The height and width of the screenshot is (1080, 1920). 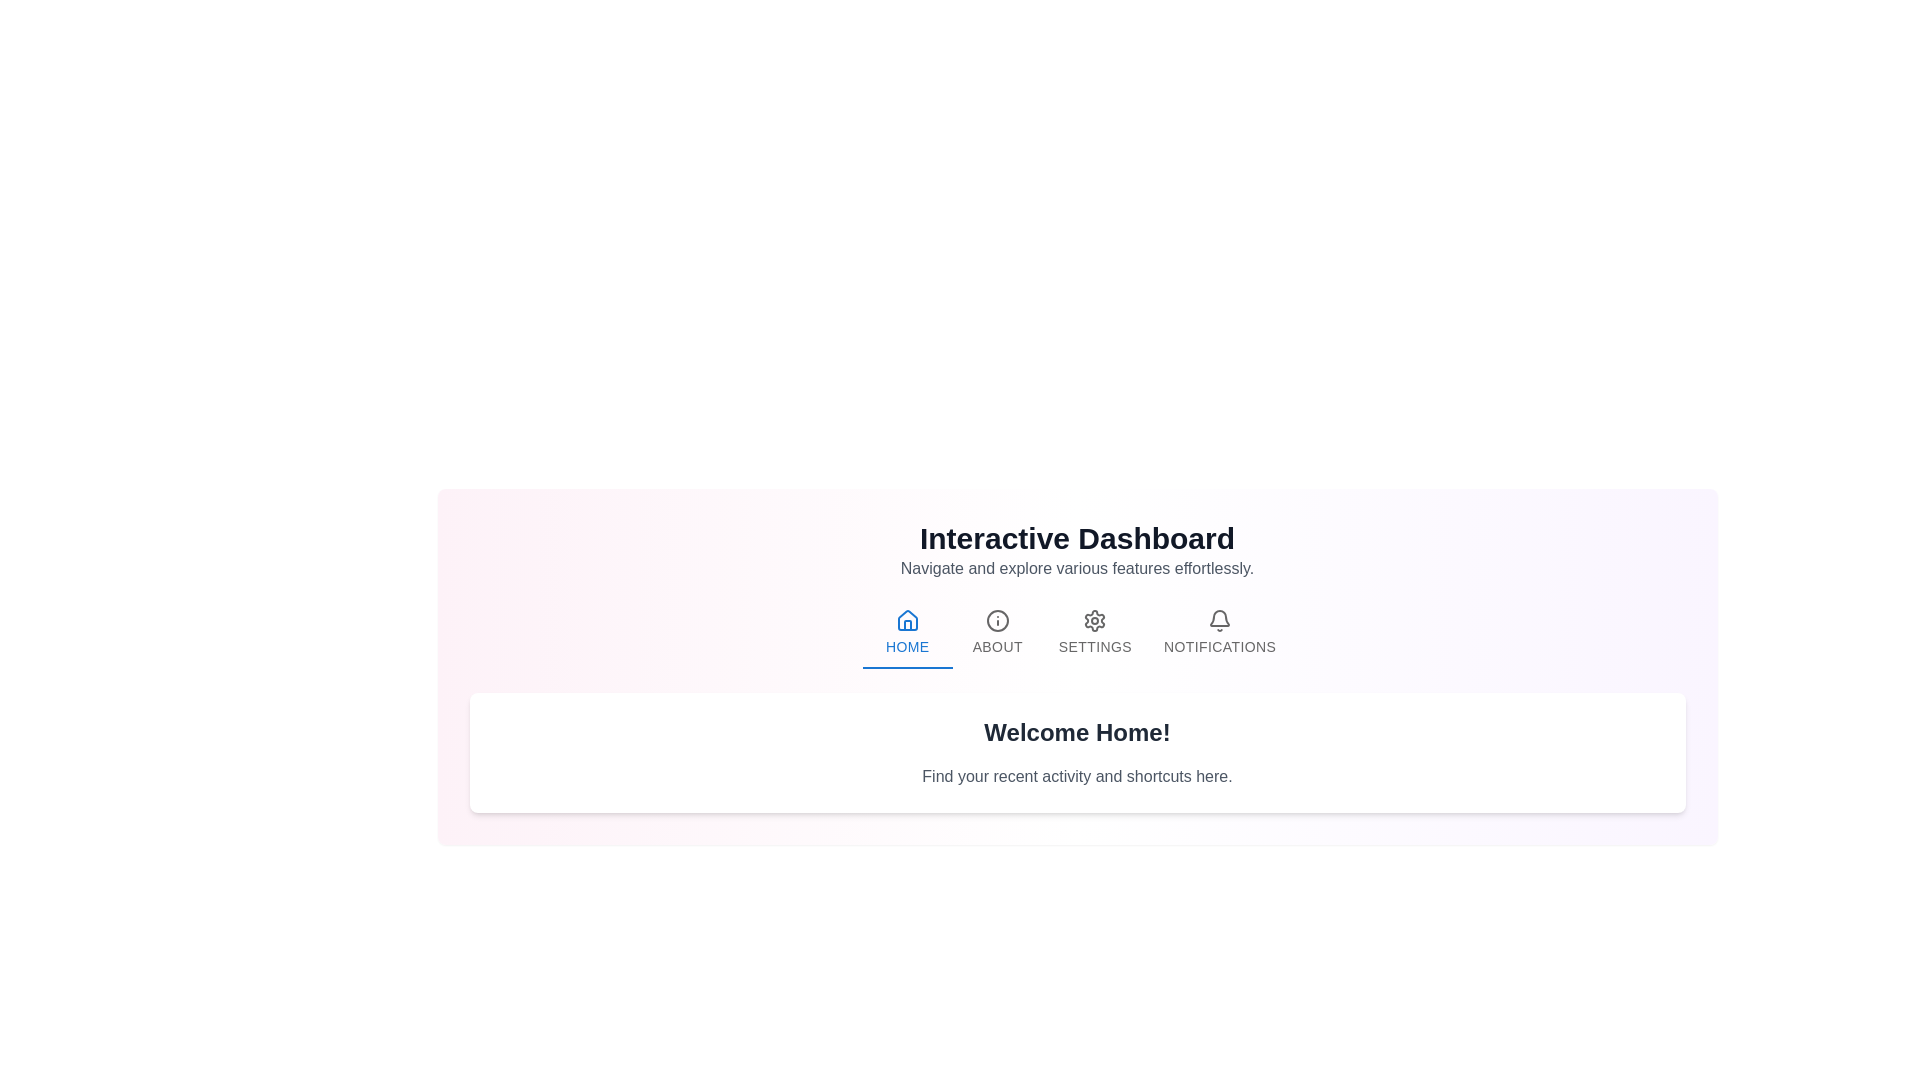 I want to click on the 'Notifications' tab, which features a bell icon above the text, so click(x=1218, y=632).